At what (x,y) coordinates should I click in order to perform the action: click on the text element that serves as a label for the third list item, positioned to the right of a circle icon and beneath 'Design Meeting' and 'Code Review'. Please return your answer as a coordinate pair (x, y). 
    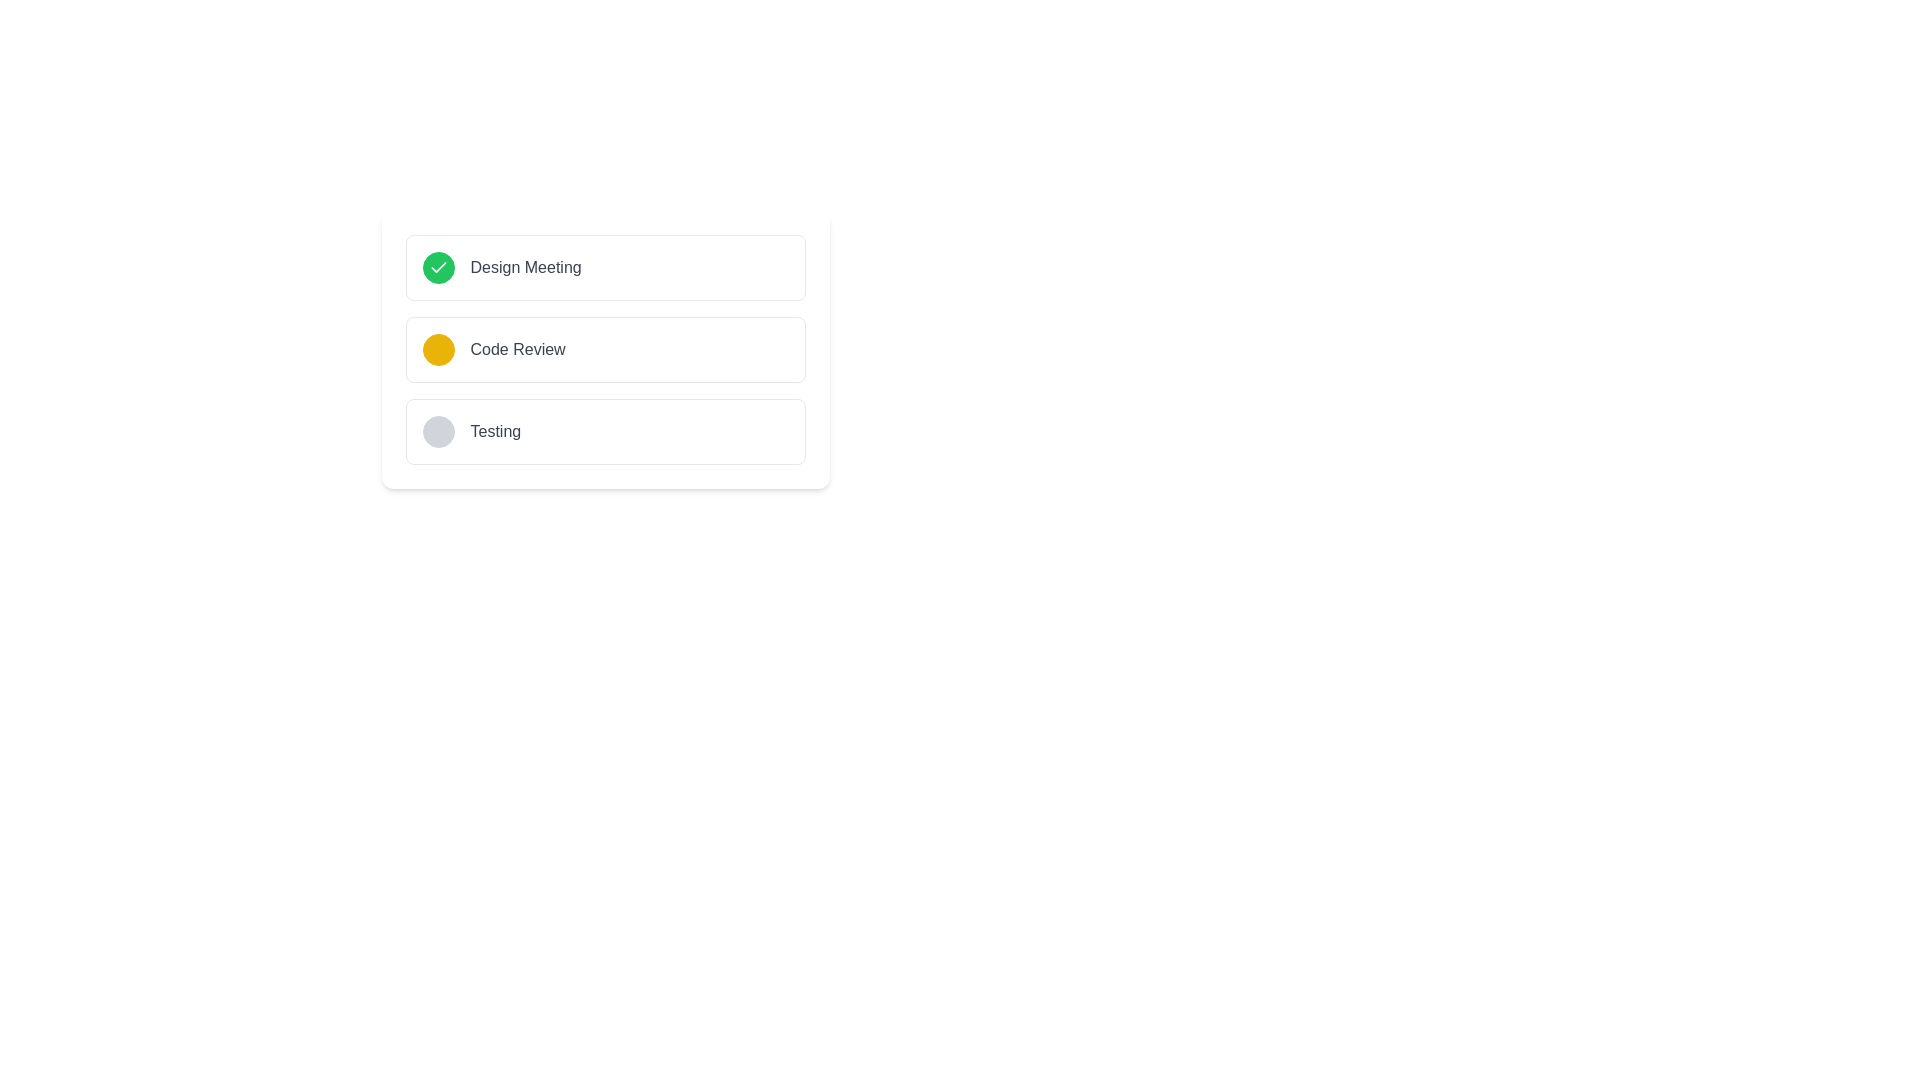
    Looking at the image, I should click on (495, 431).